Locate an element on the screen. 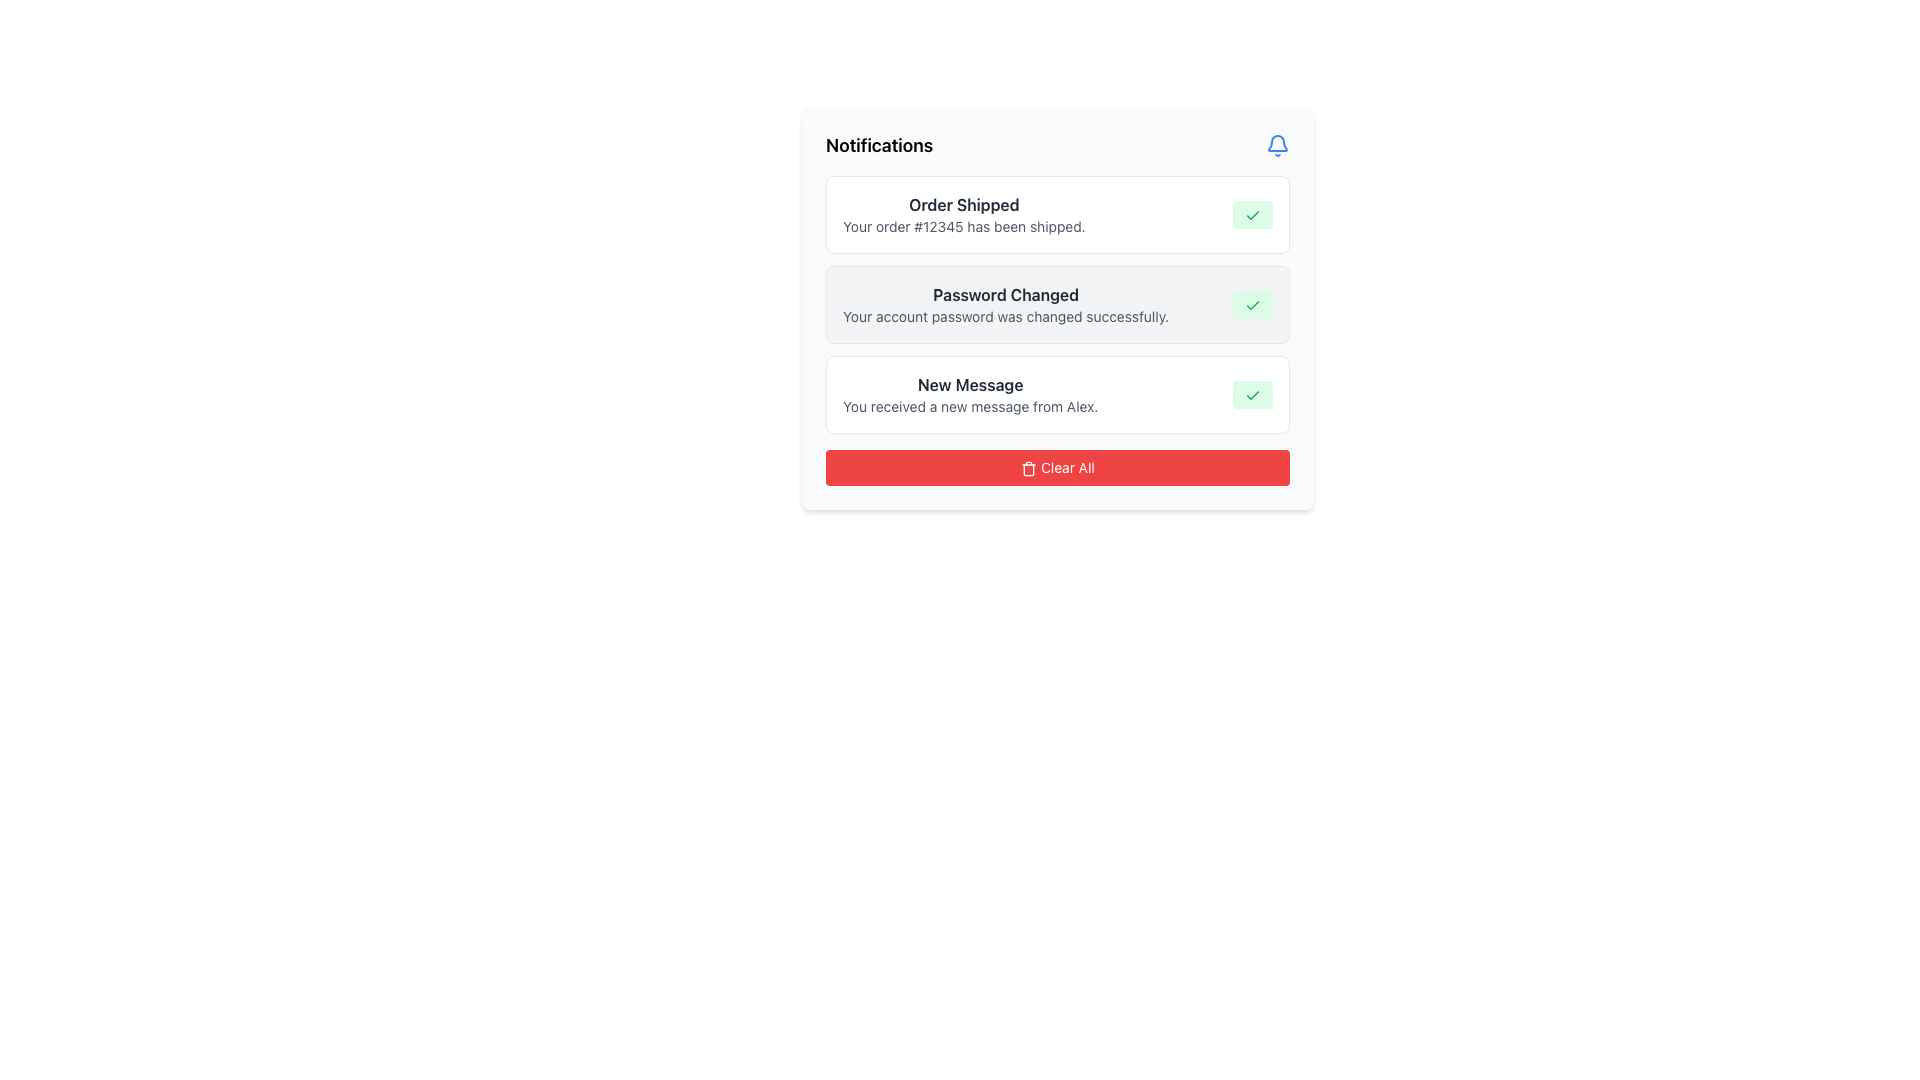  information displayed in the Textual Notification titled 'Password Changed', which includes a message stating 'Your account password was changed successfully.' is located at coordinates (1006, 304).